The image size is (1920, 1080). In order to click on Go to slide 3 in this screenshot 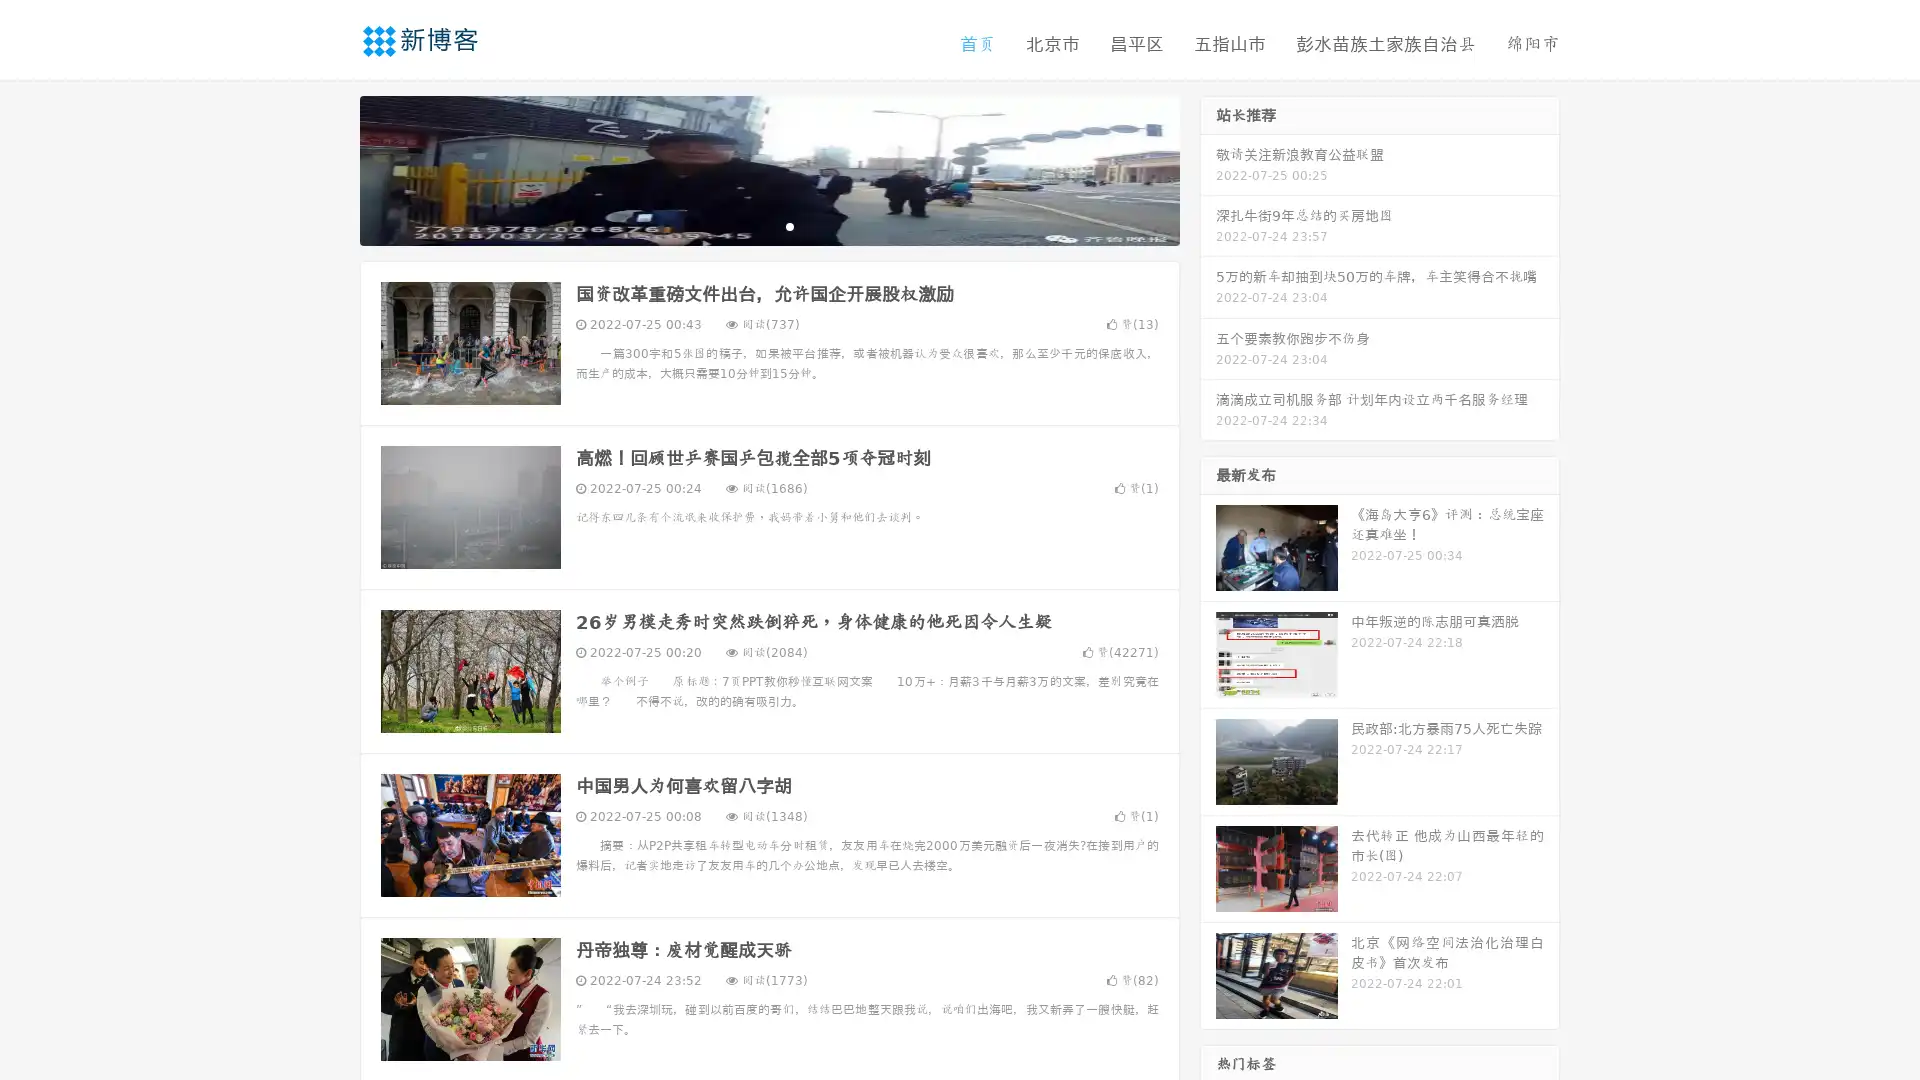, I will do `click(789, 225)`.